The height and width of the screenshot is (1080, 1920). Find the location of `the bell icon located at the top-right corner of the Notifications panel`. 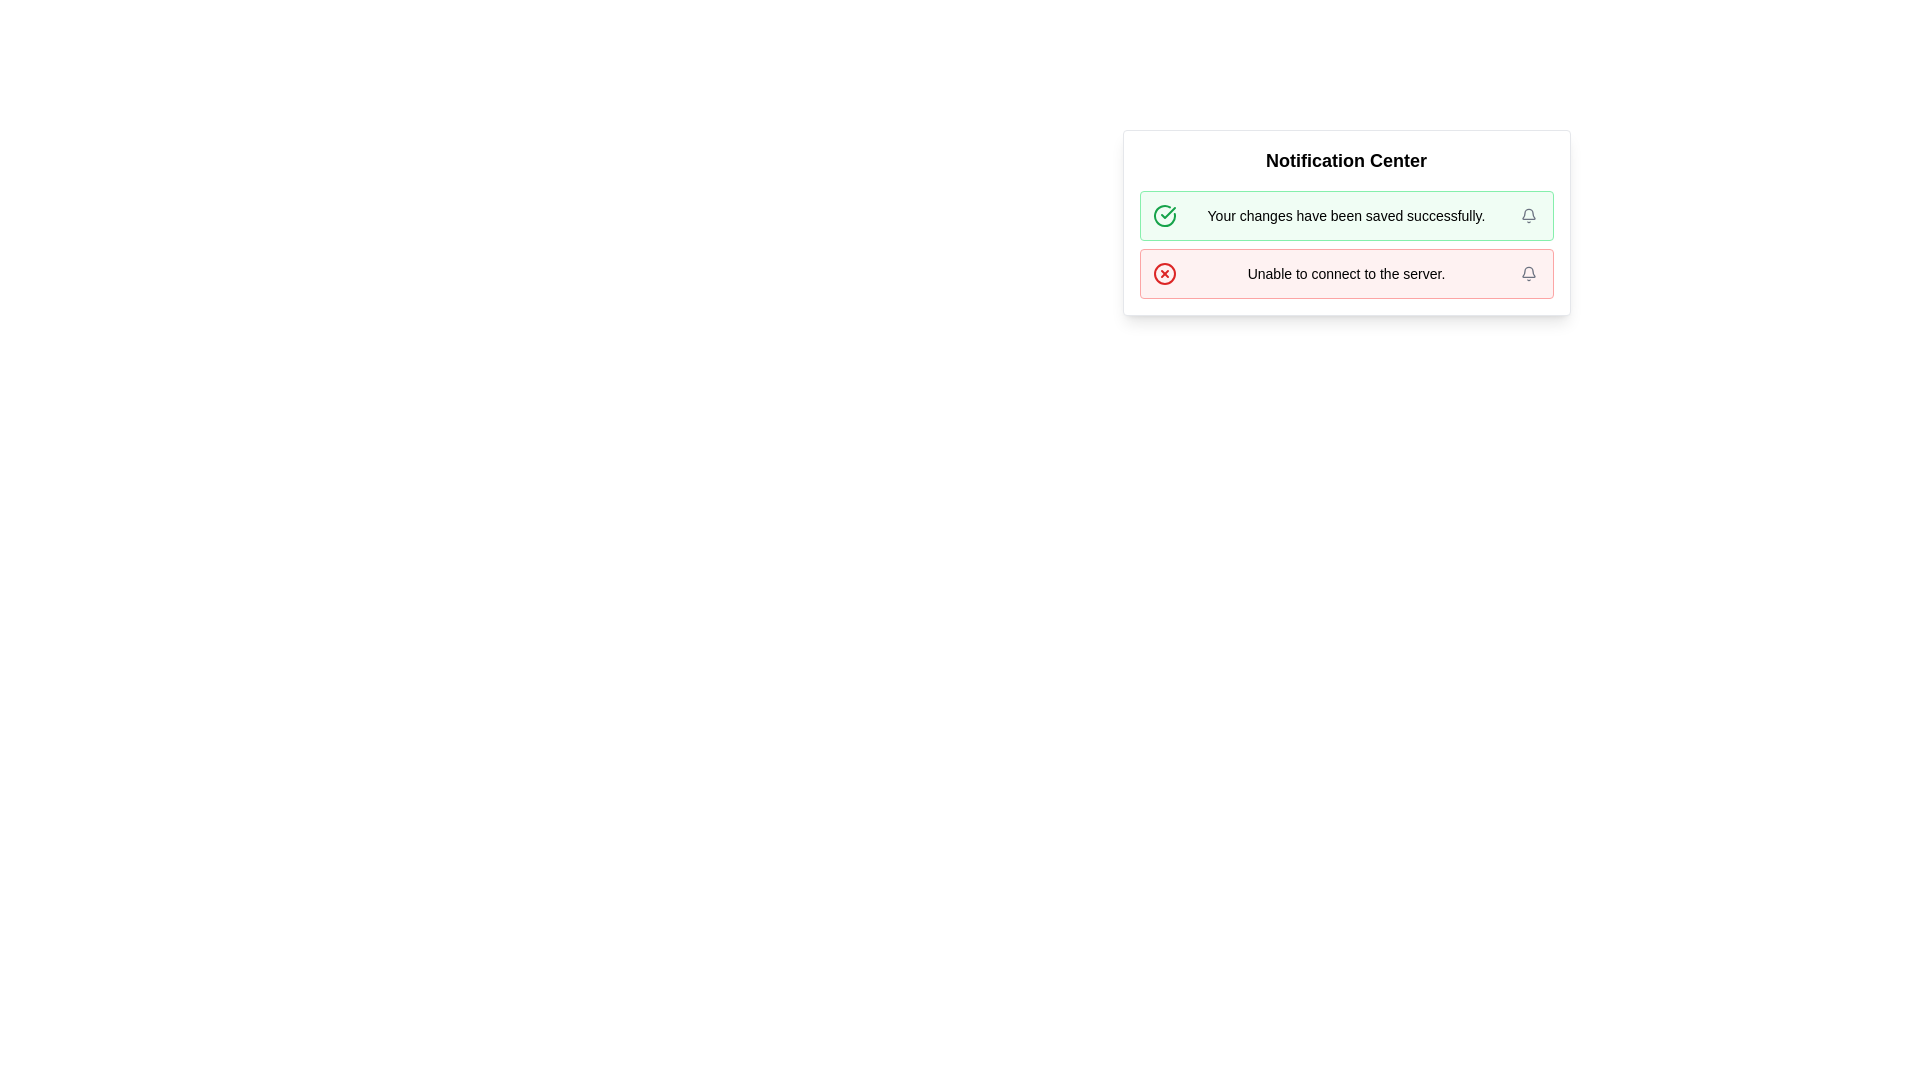

the bell icon located at the top-right corner of the Notifications panel is located at coordinates (1527, 273).